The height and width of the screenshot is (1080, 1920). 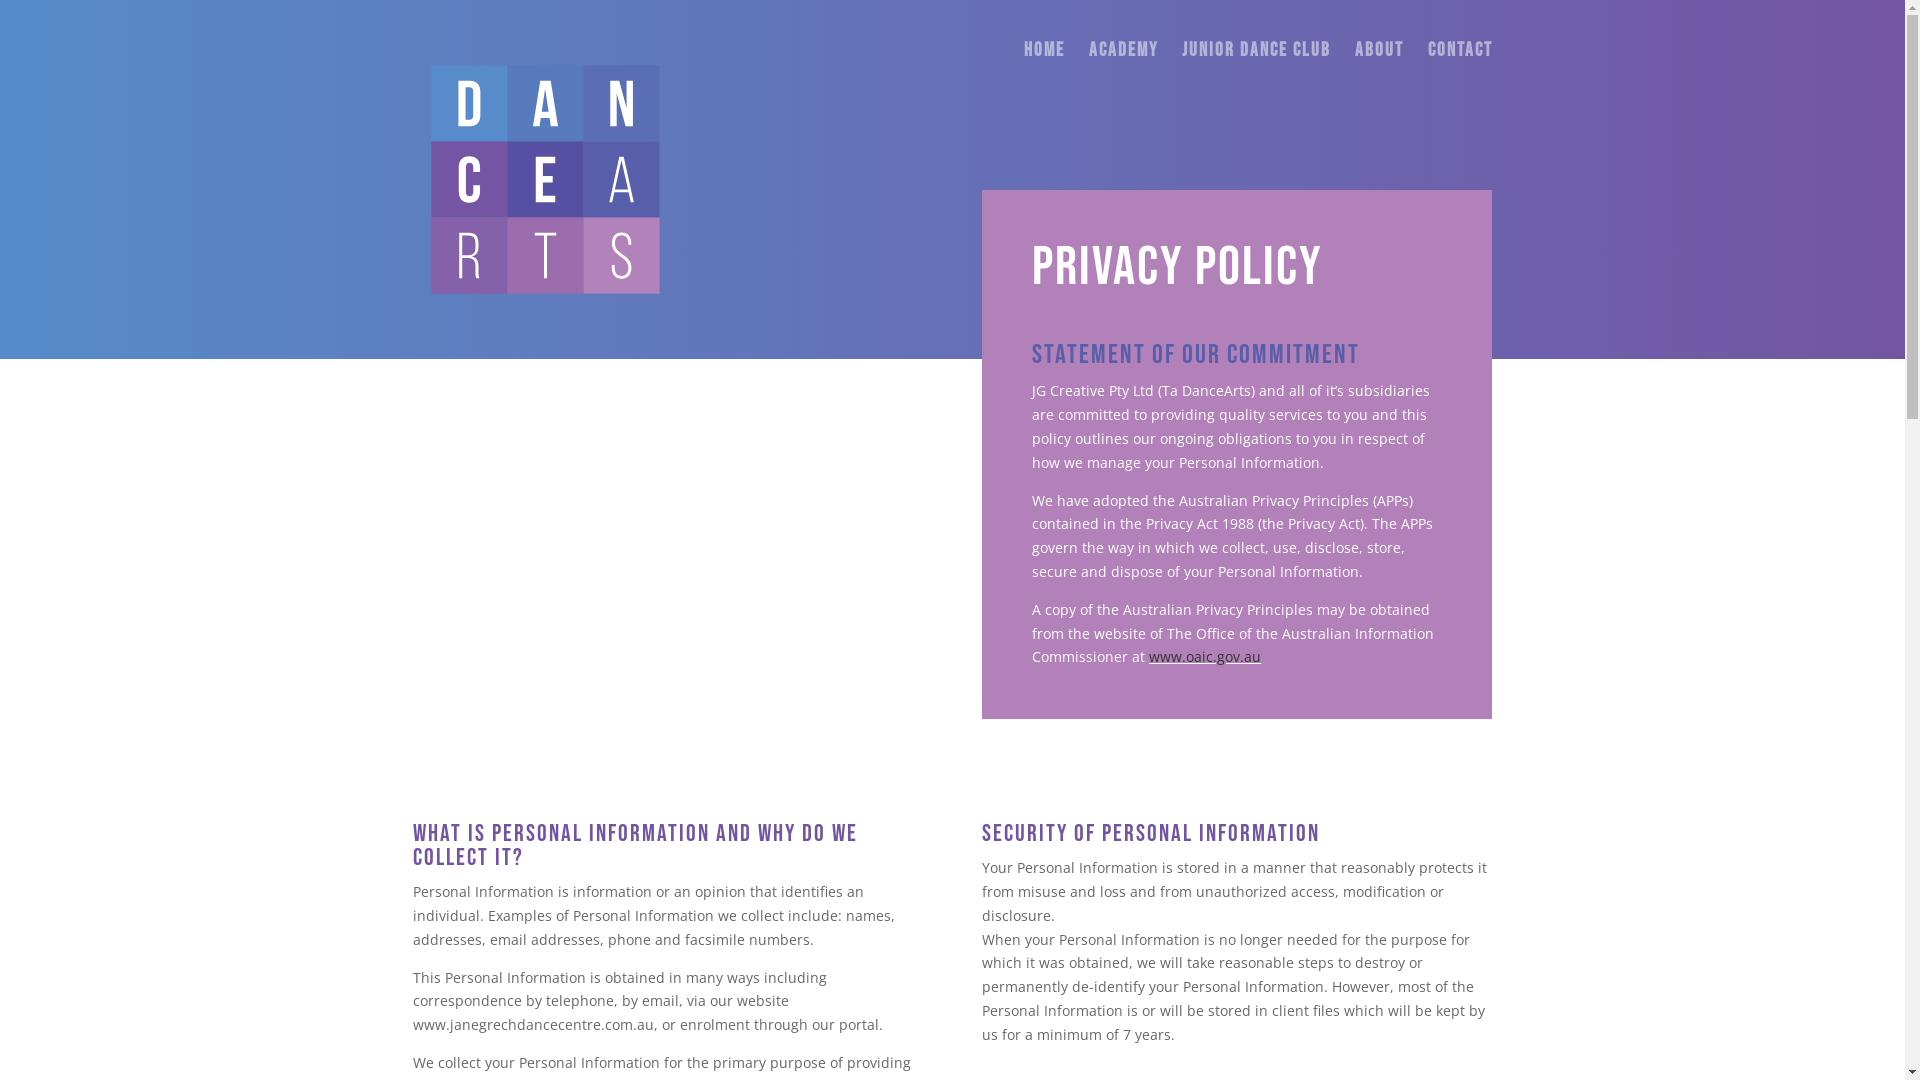 I want to click on 'Contact', so click(x=1460, y=72).